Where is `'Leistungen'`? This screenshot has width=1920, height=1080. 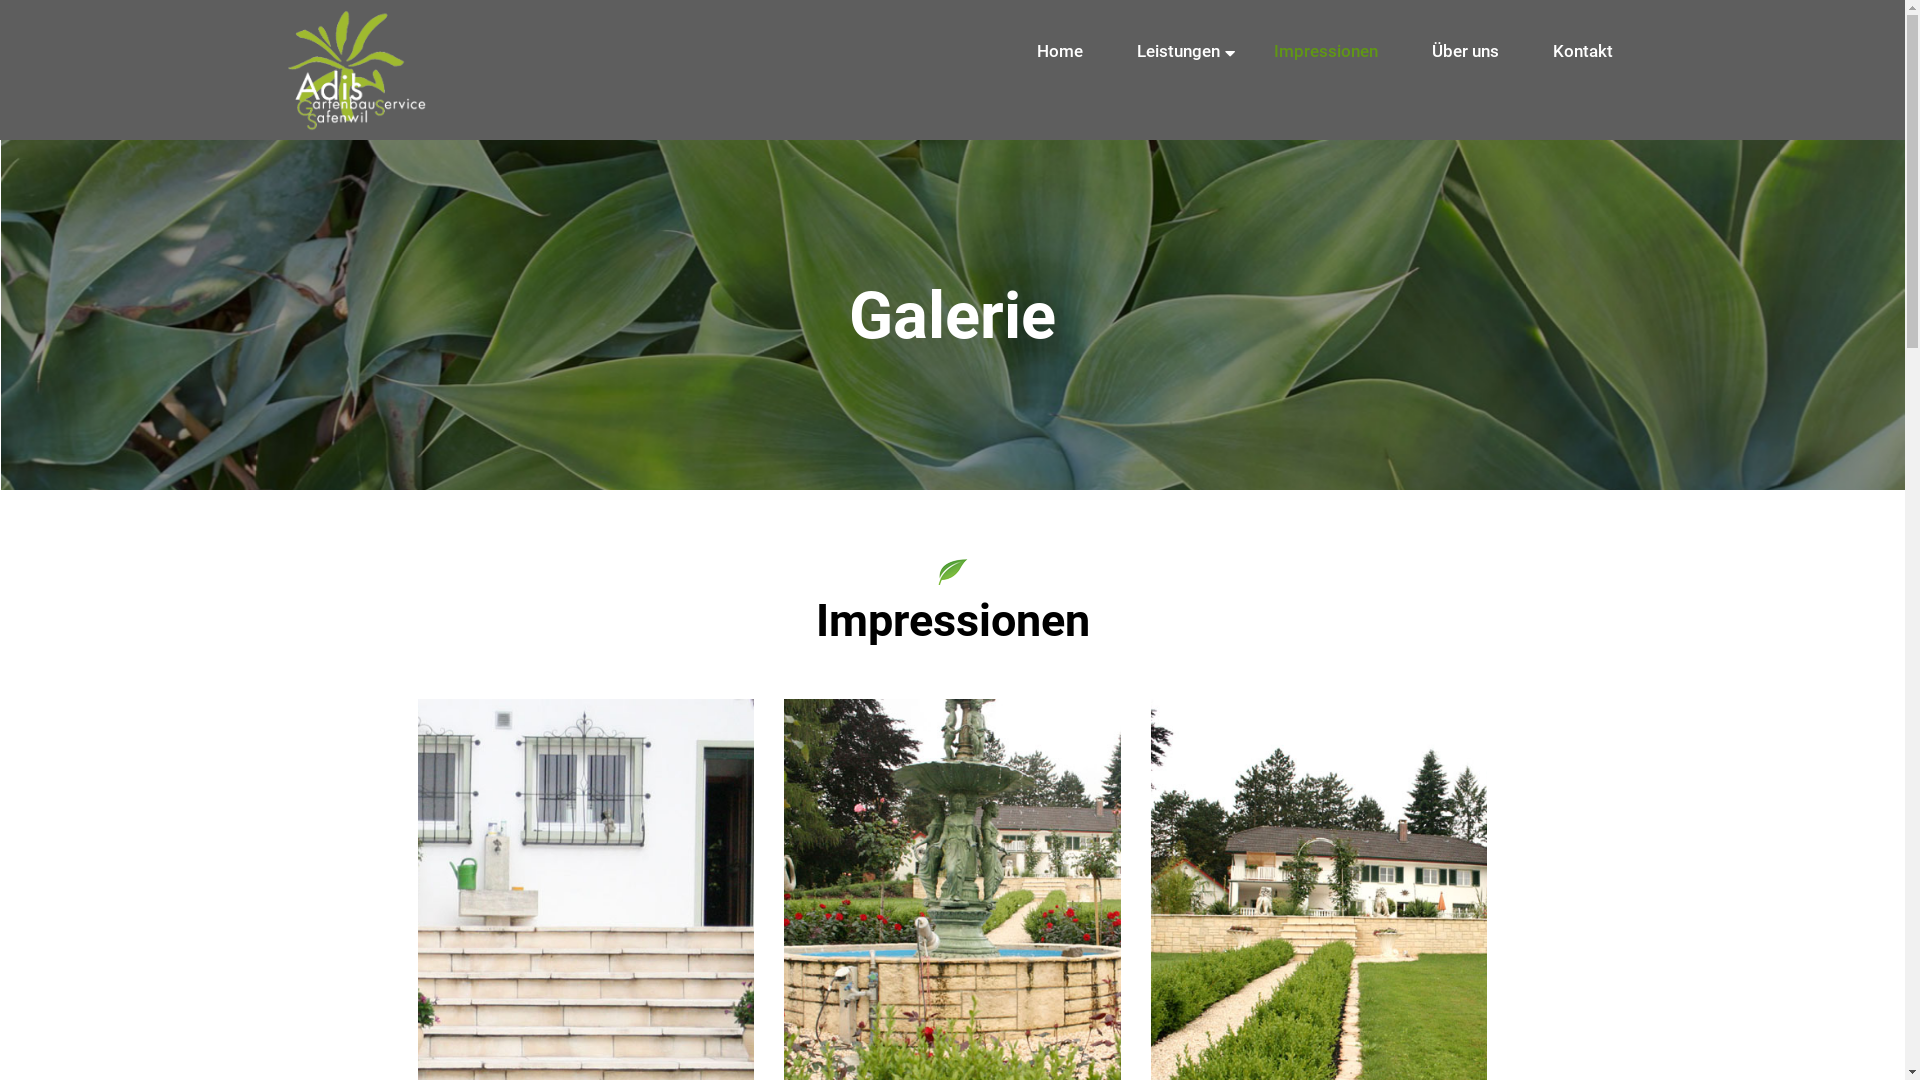 'Leistungen' is located at coordinates (1177, 50).